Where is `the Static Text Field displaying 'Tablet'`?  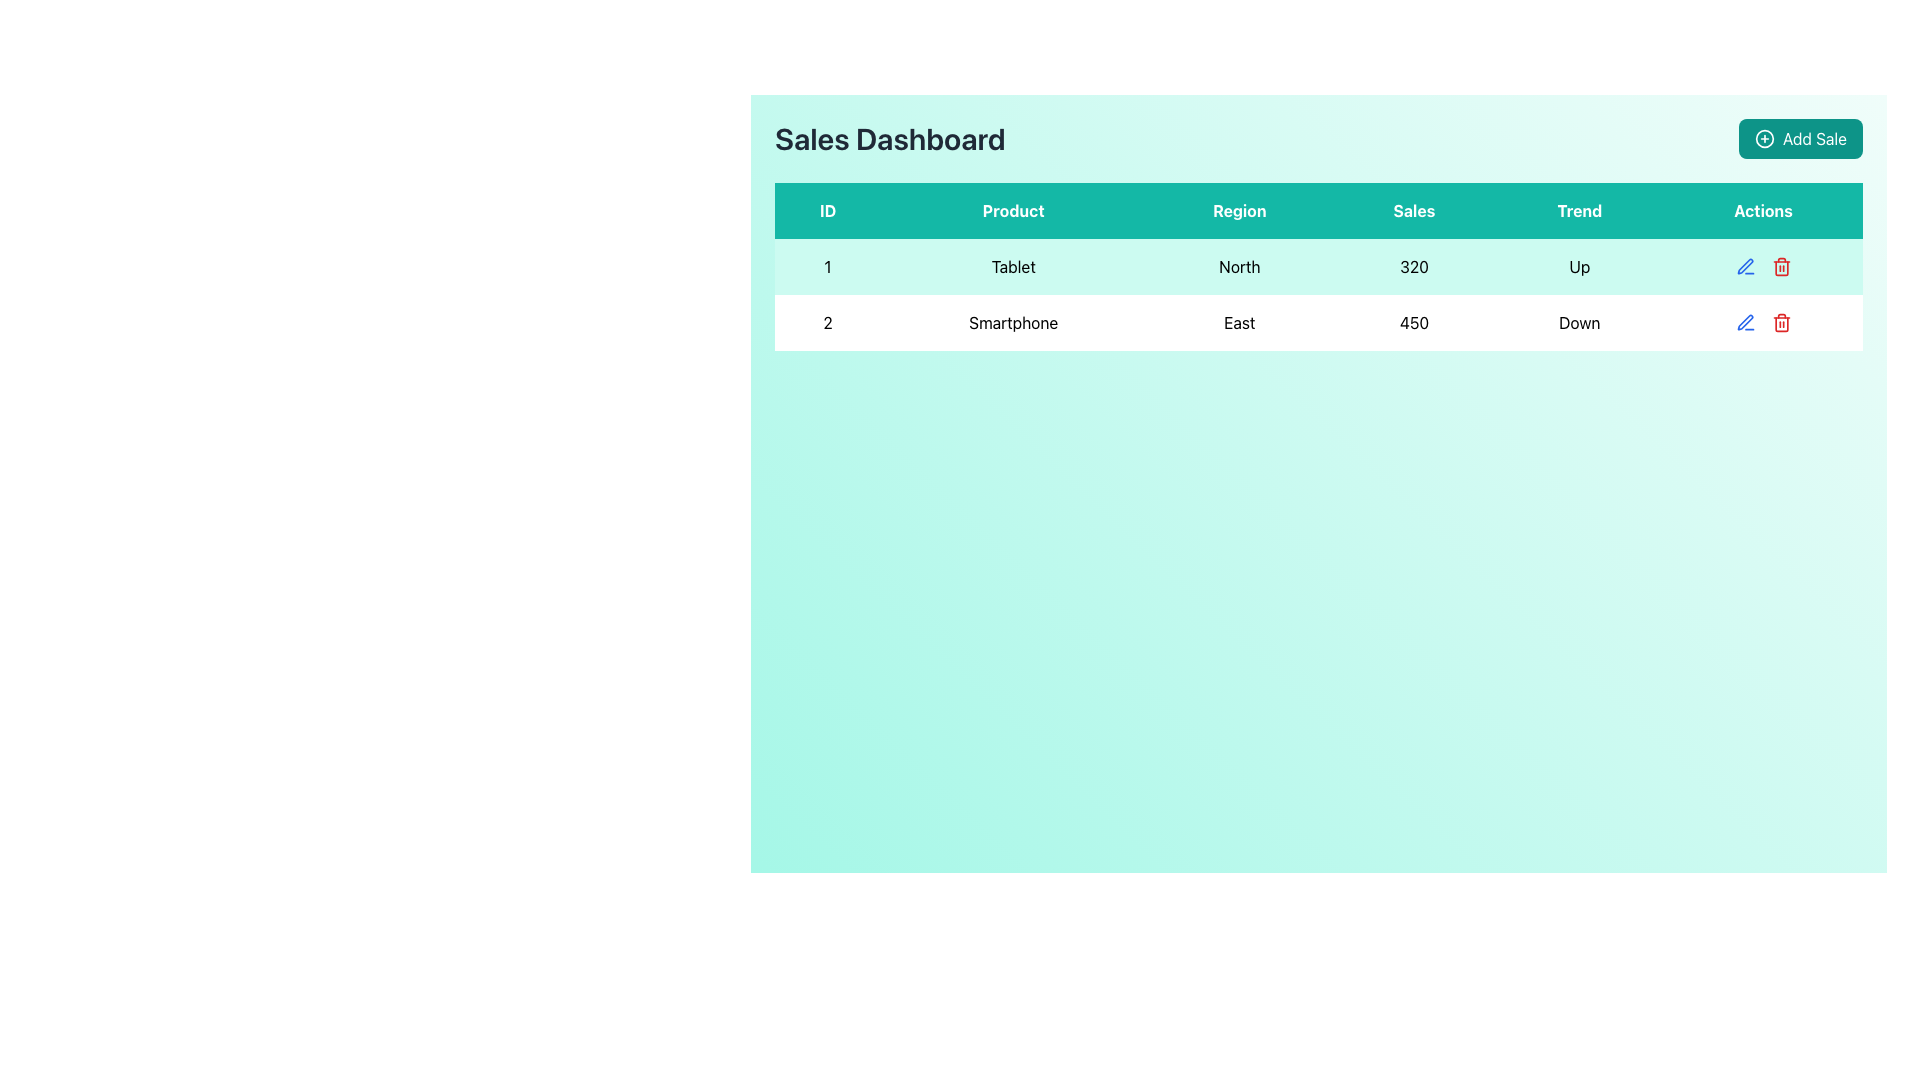 the Static Text Field displaying 'Tablet' is located at coordinates (1013, 265).